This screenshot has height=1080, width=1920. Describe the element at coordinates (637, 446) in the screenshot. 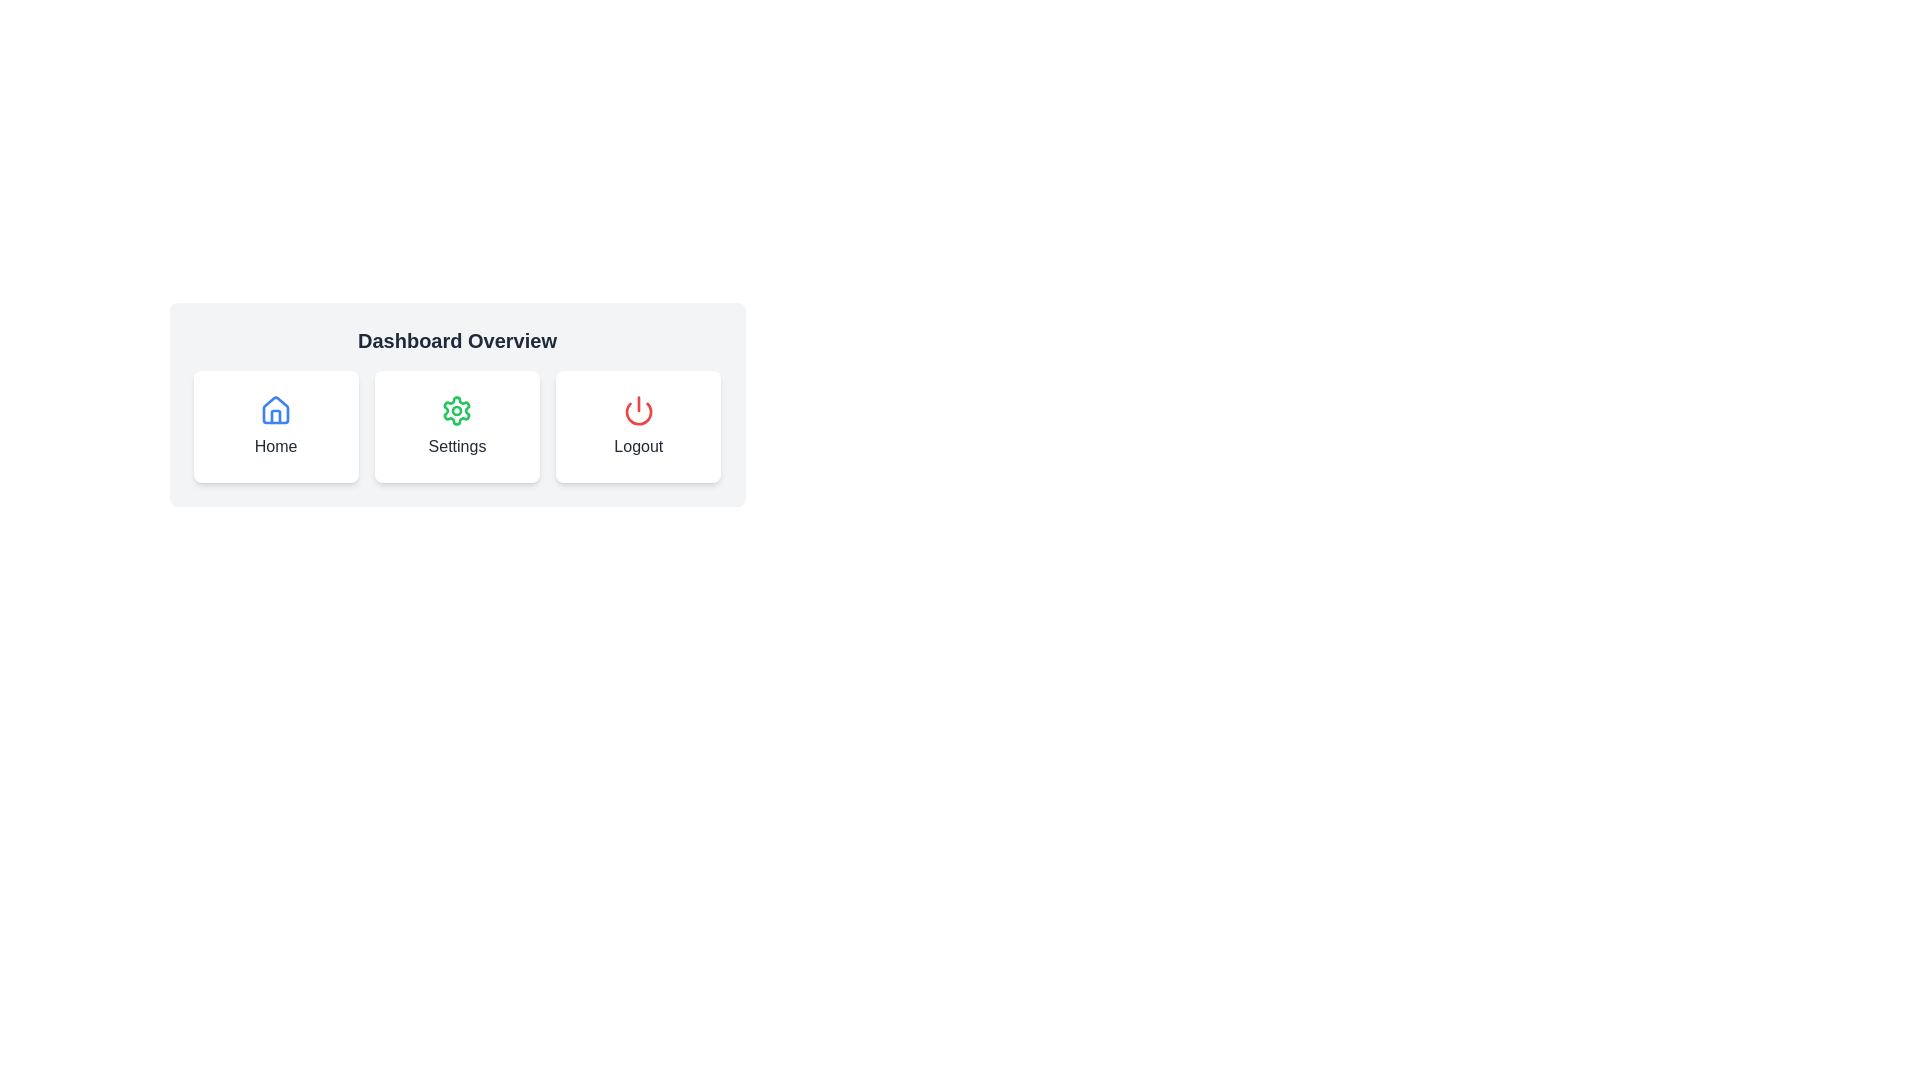

I see `text content of the 'Logout' text label, which is displayed in gray under the red power icon` at that location.